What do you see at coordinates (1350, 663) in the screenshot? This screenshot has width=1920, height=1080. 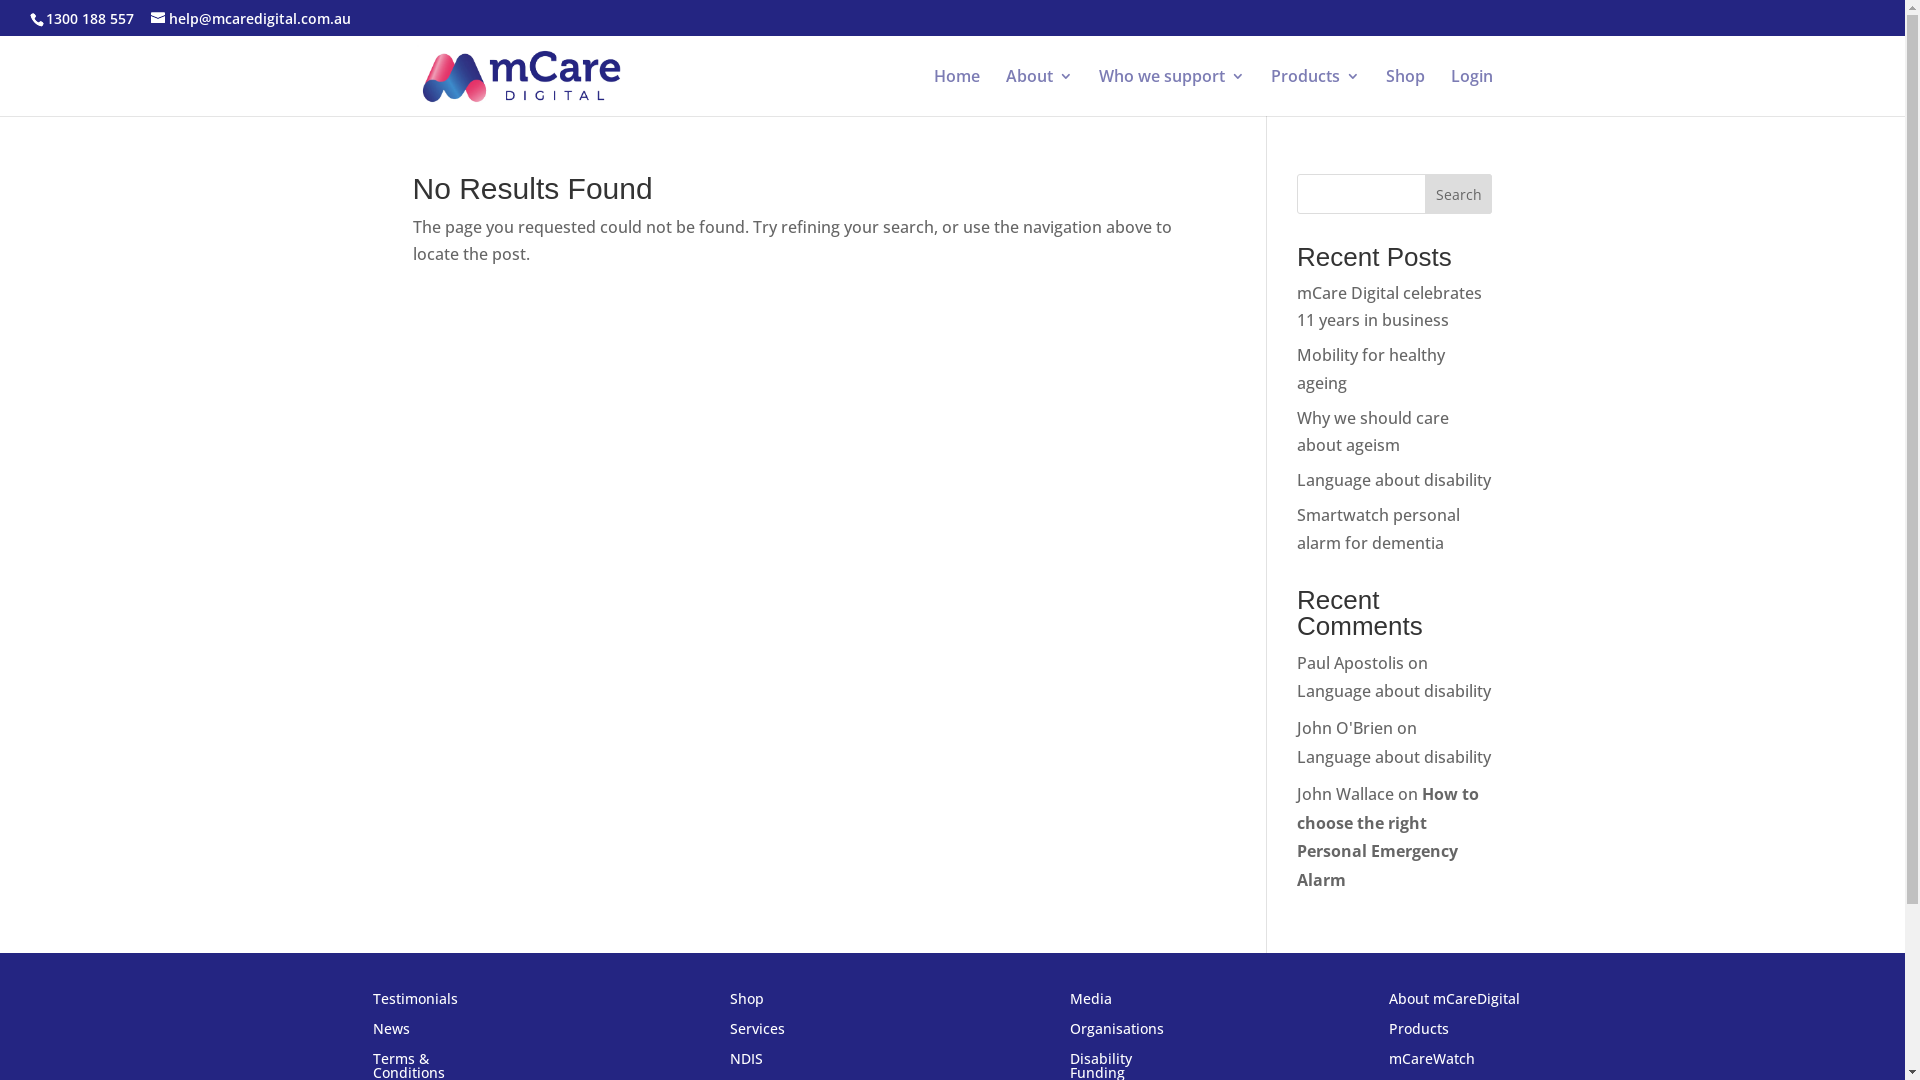 I see `'Paul Apostolis'` at bounding box center [1350, 663].